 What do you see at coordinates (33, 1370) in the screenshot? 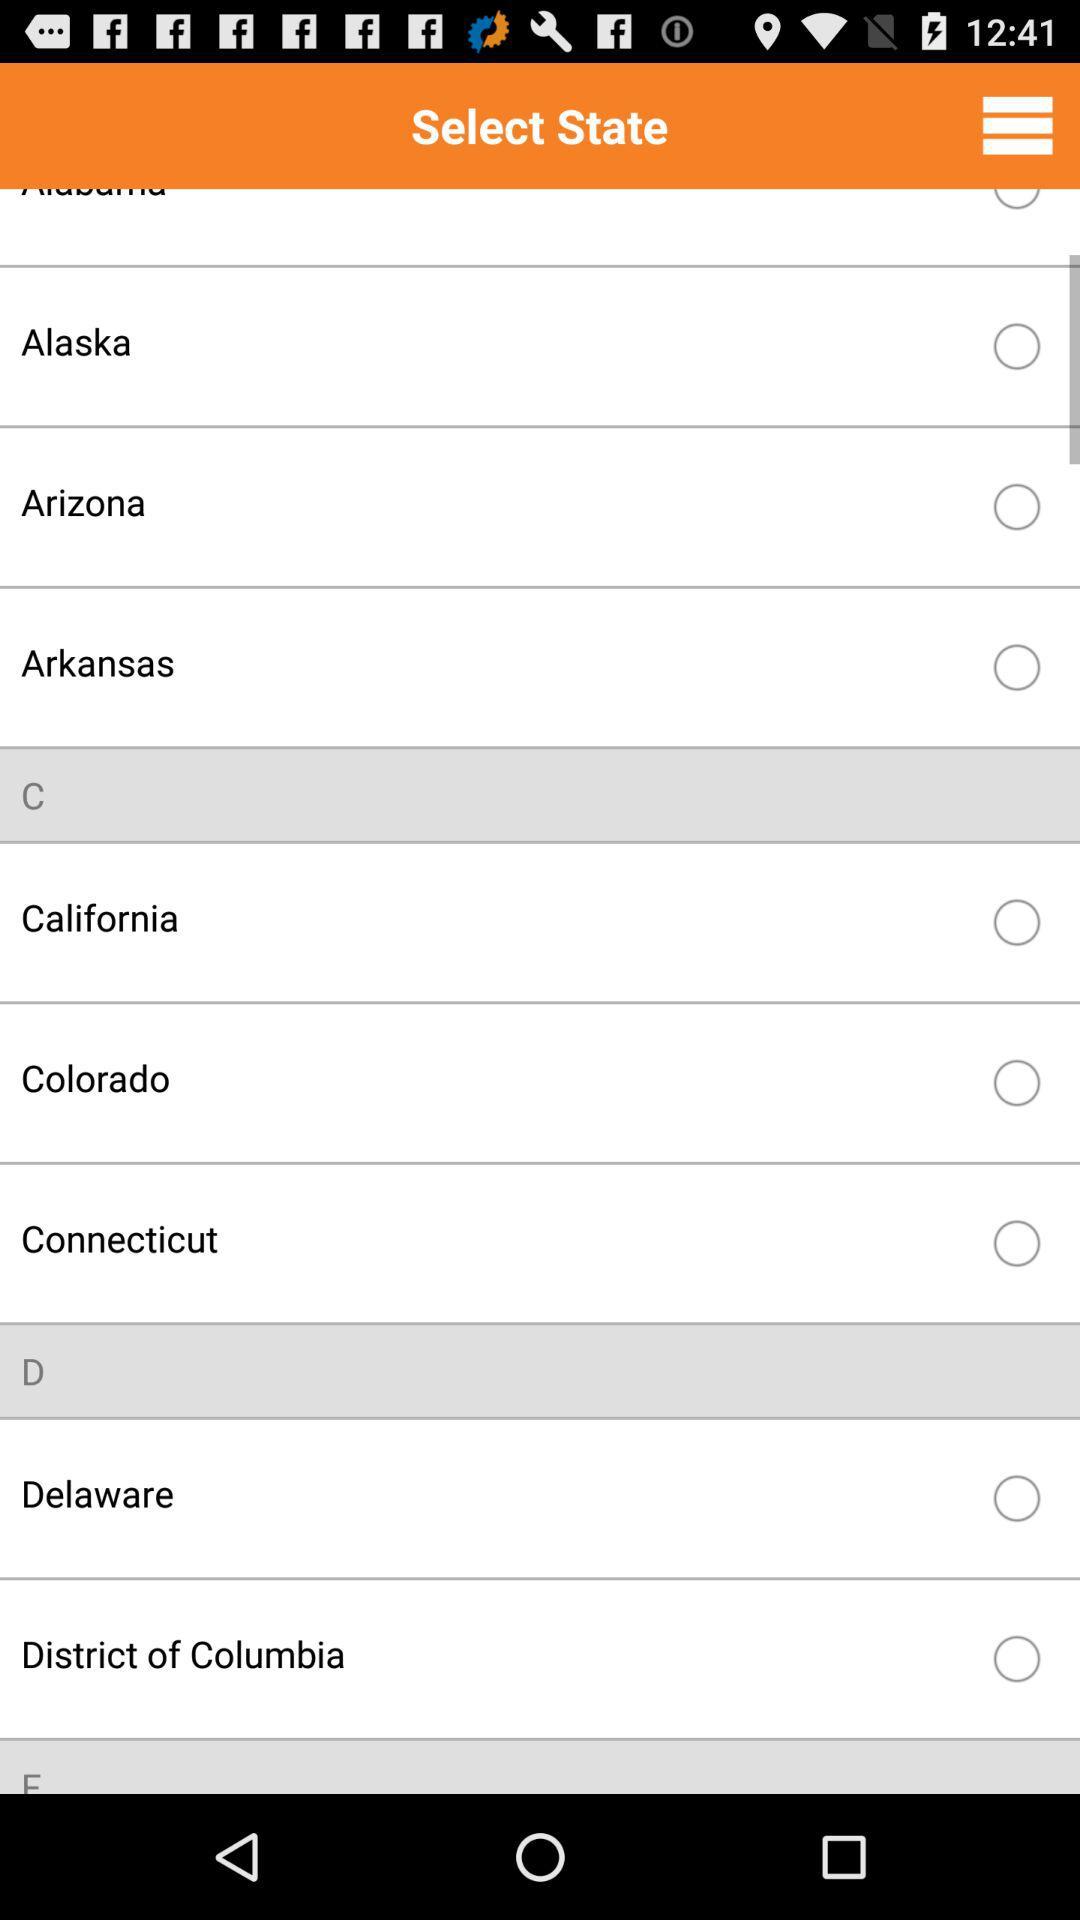
I see `icon below connecticut icon` at bounding box center [33, 1370].